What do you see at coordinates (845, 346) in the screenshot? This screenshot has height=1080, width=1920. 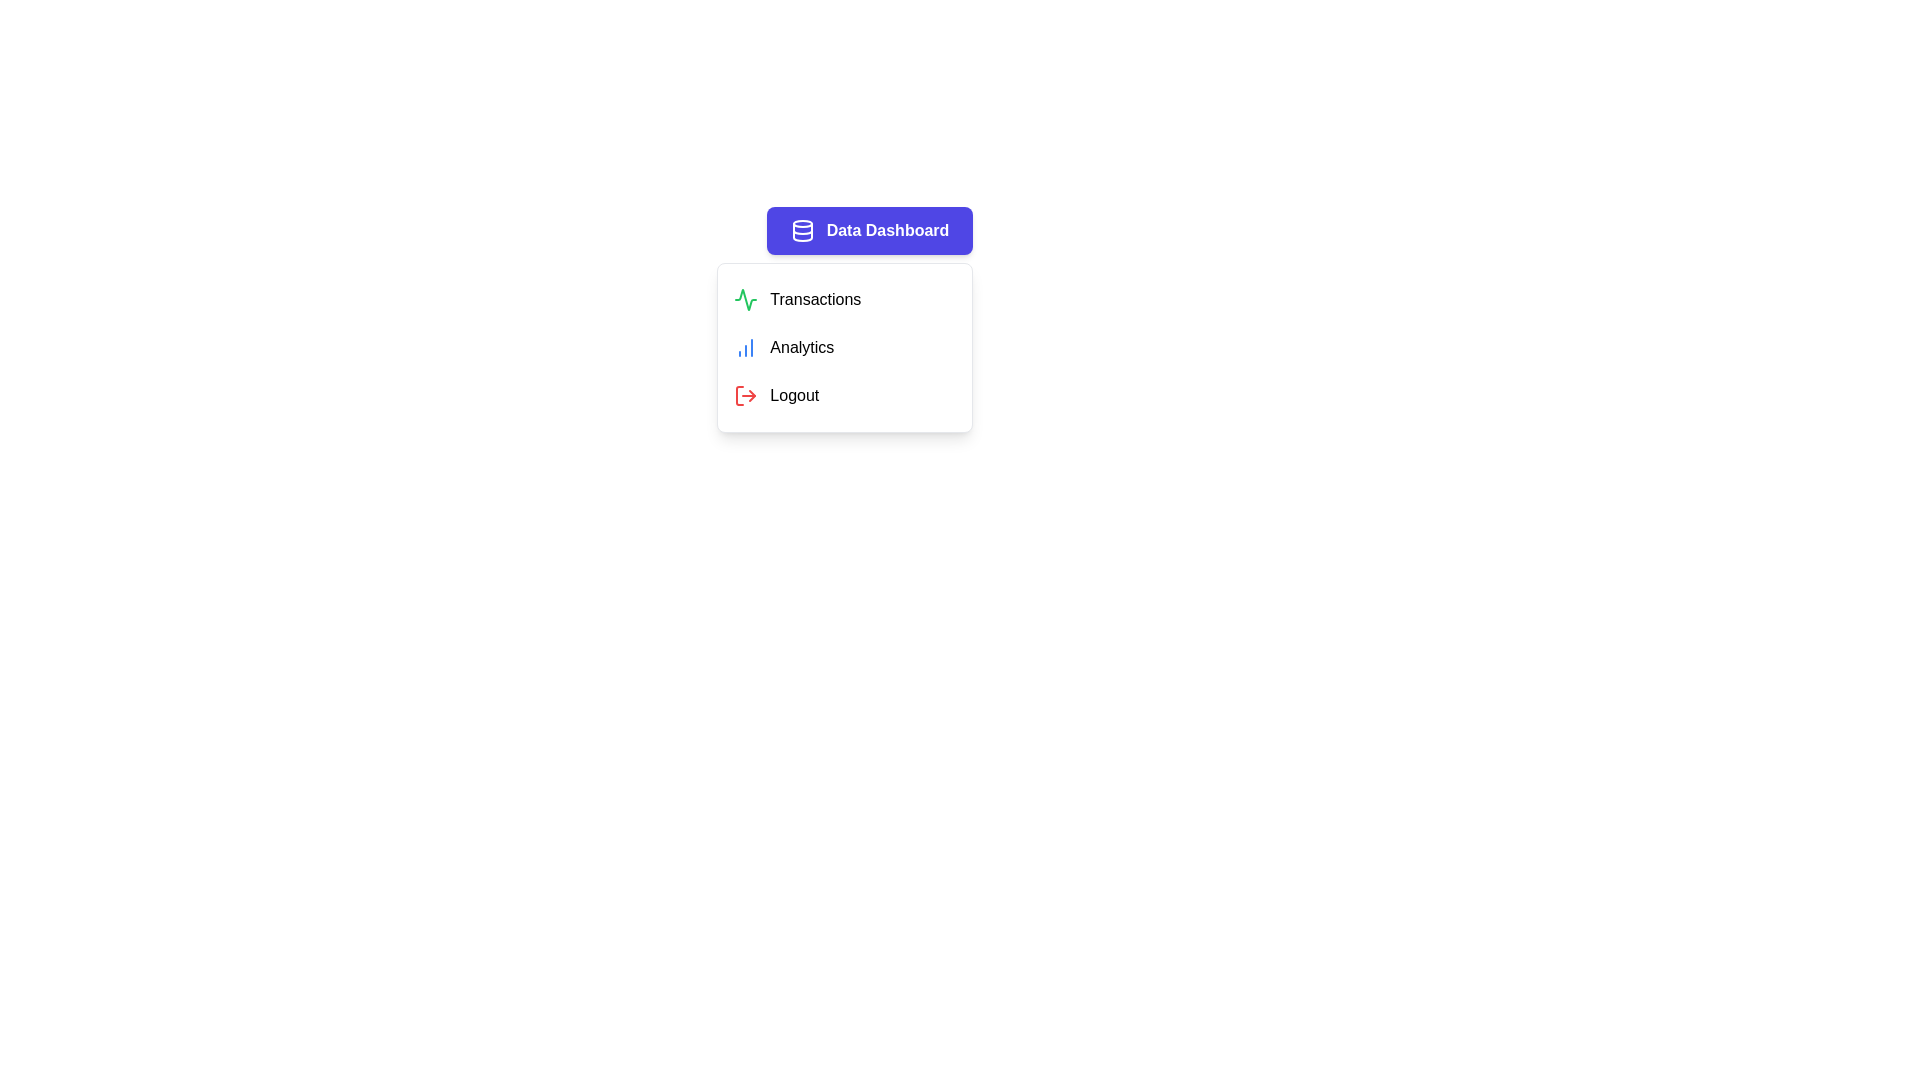 I see `the 'Analytics' menu item to navigate to the analytics section` at bounding box center [845, 346].